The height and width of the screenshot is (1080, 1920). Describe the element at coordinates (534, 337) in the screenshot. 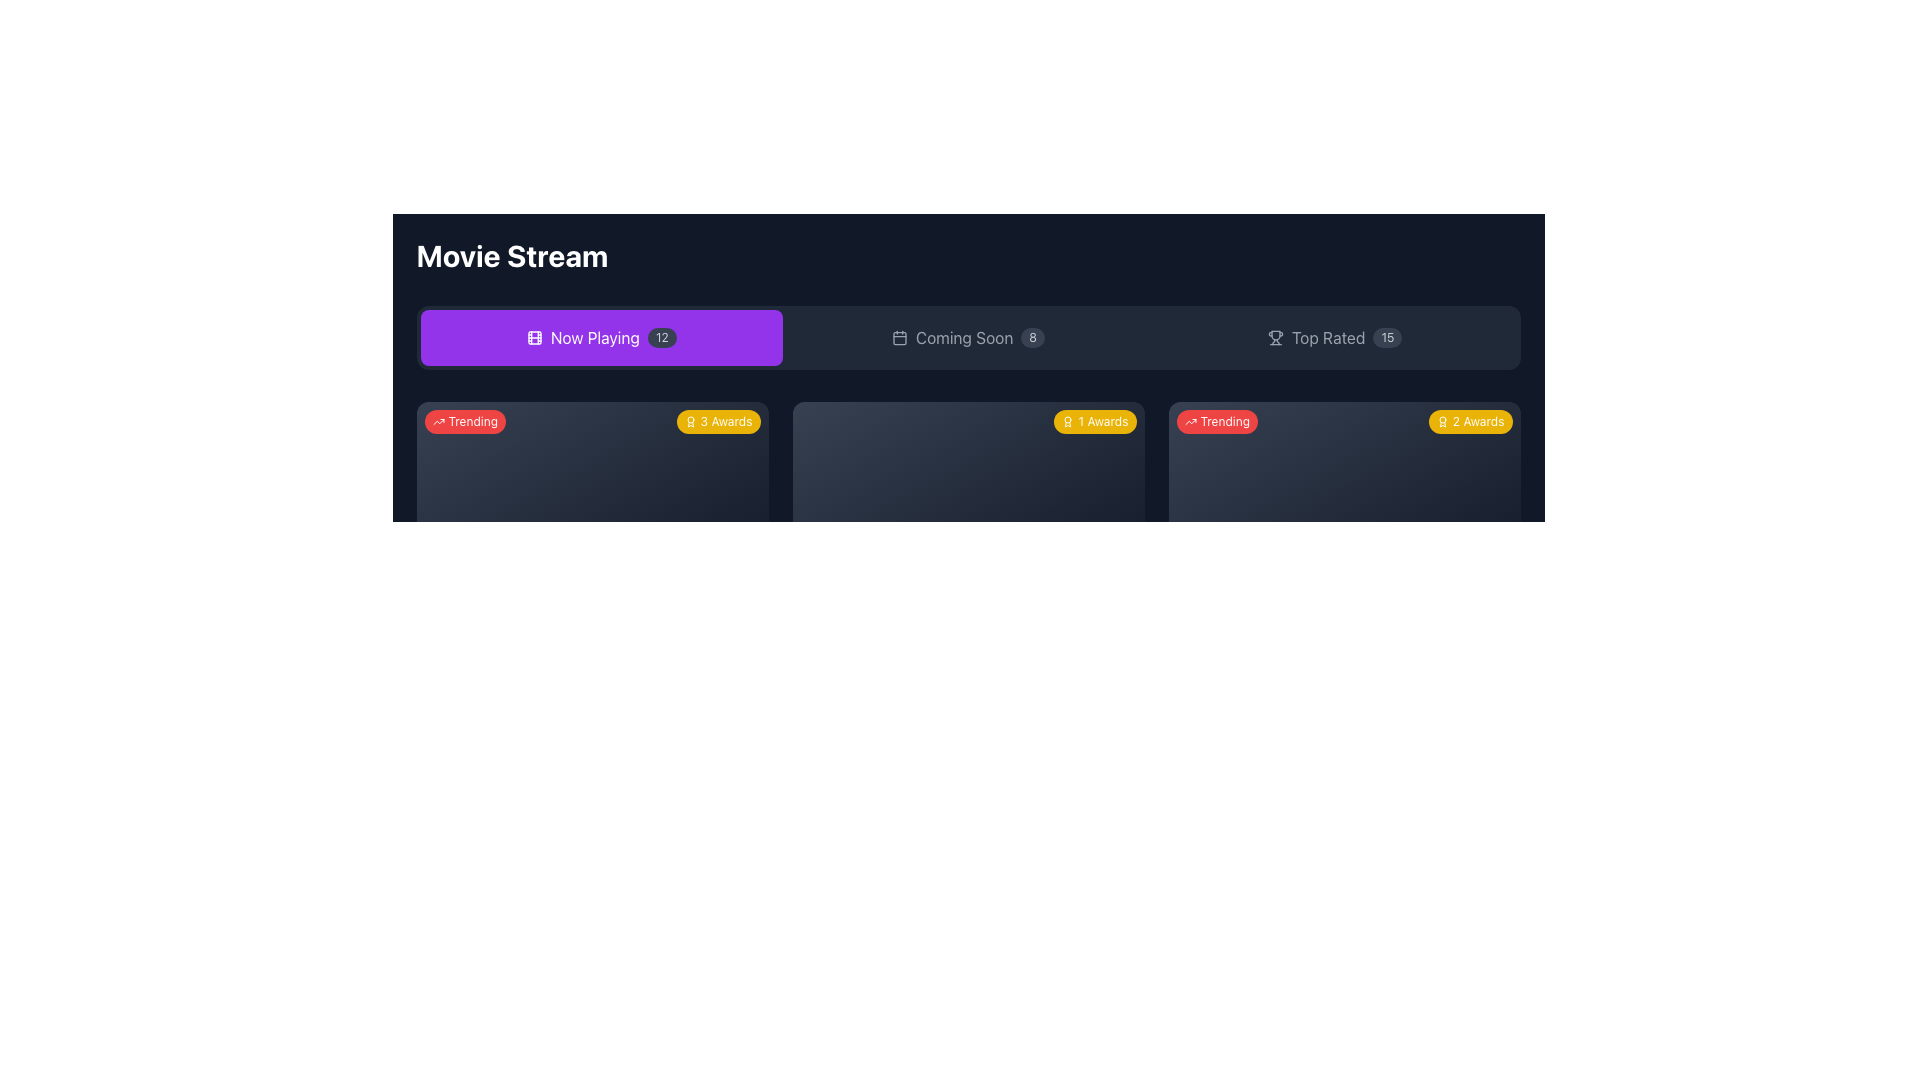

I see `the decorative graphical element within the filmstrip icon that enhances the 'Now Playing' button, located in the primary navigation bar` at that location.